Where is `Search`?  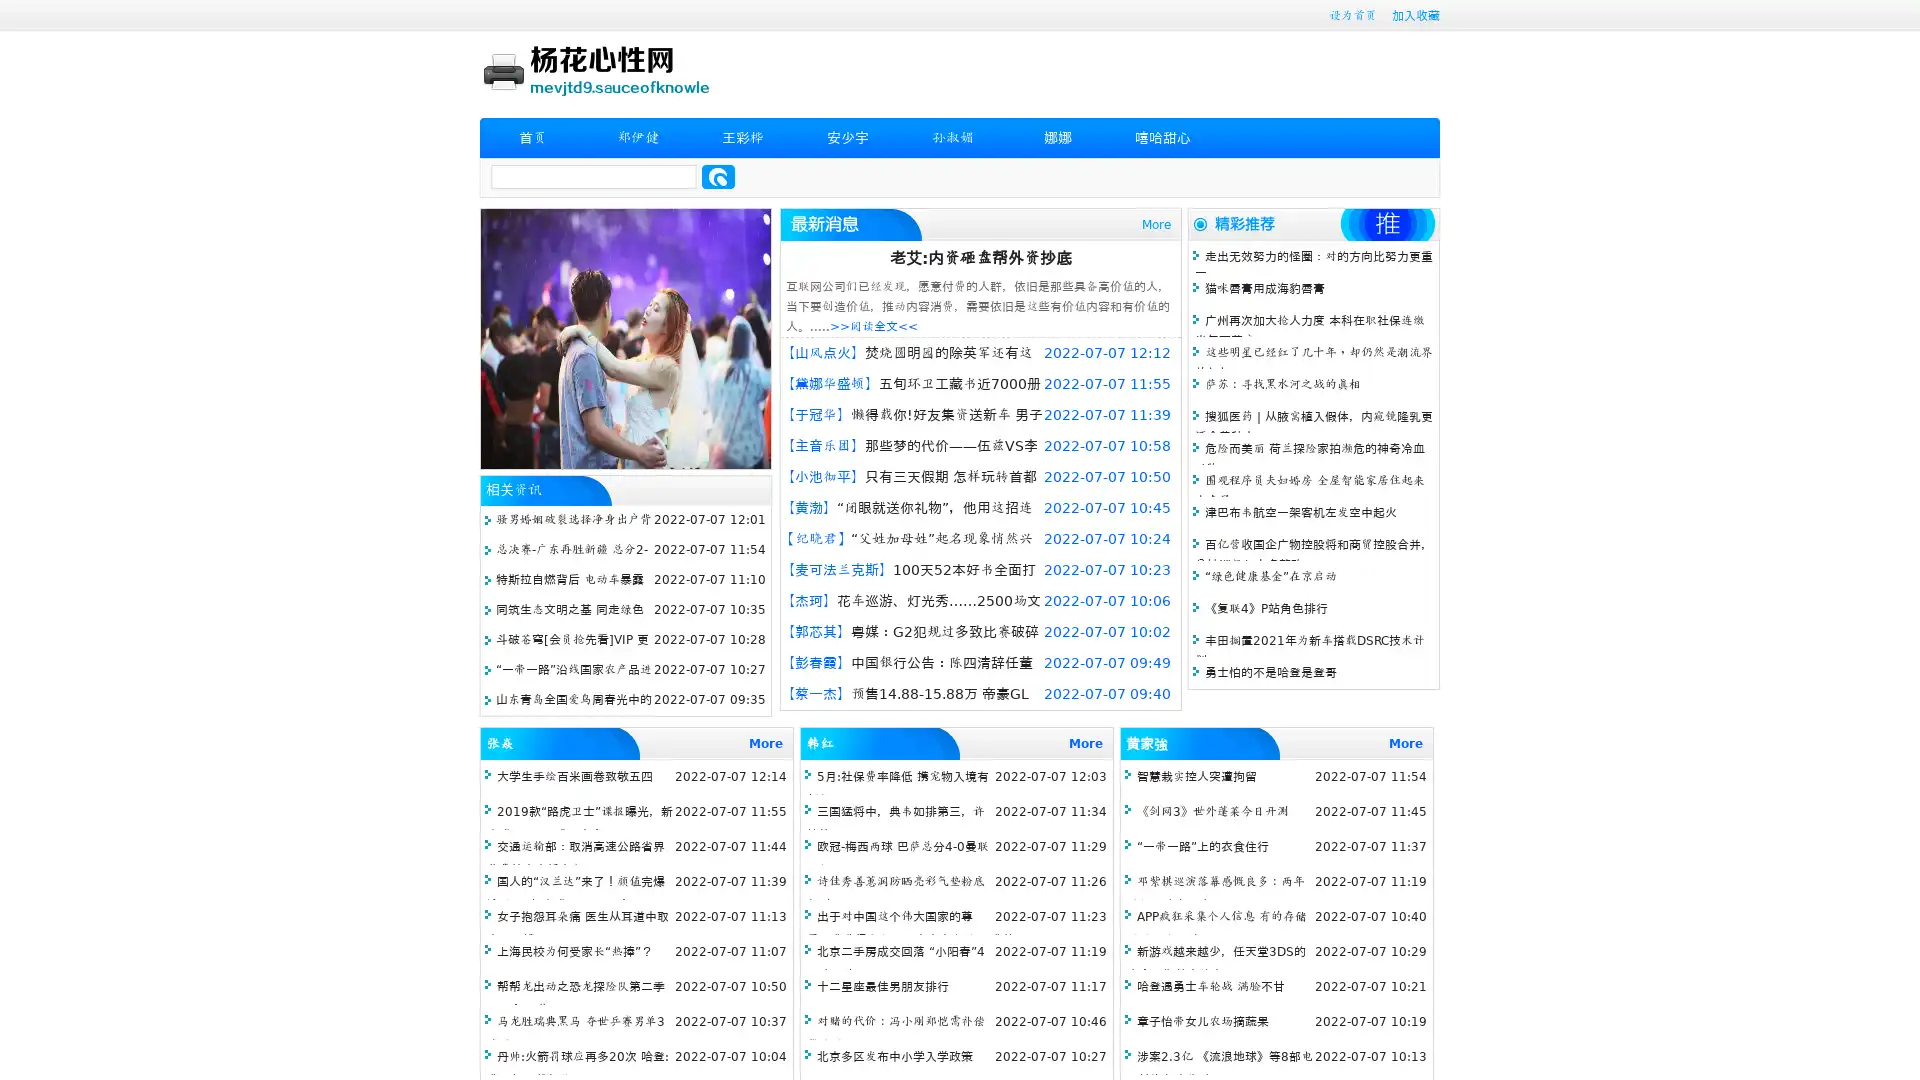
Search is located at coordinates (718, 176).